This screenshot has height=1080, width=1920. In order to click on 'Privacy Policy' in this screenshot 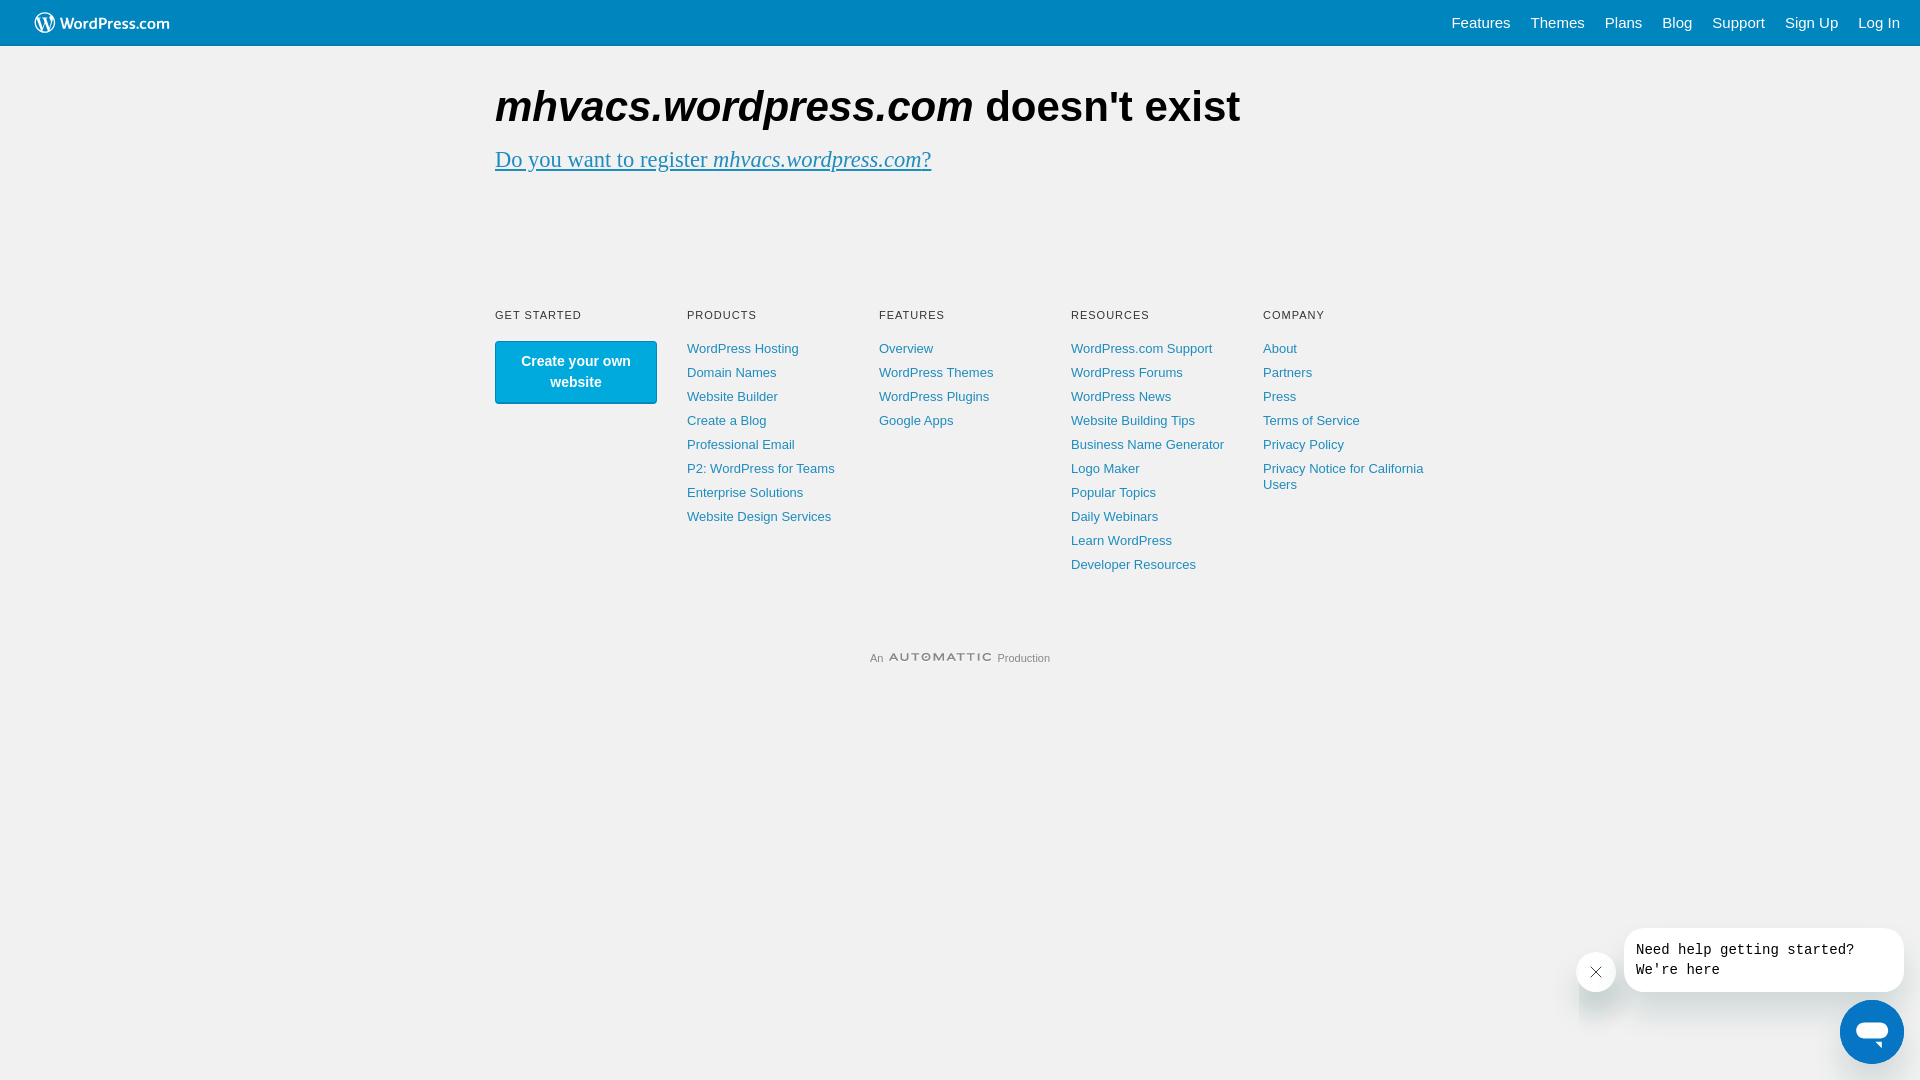, I will do `click(1303, 443)`.